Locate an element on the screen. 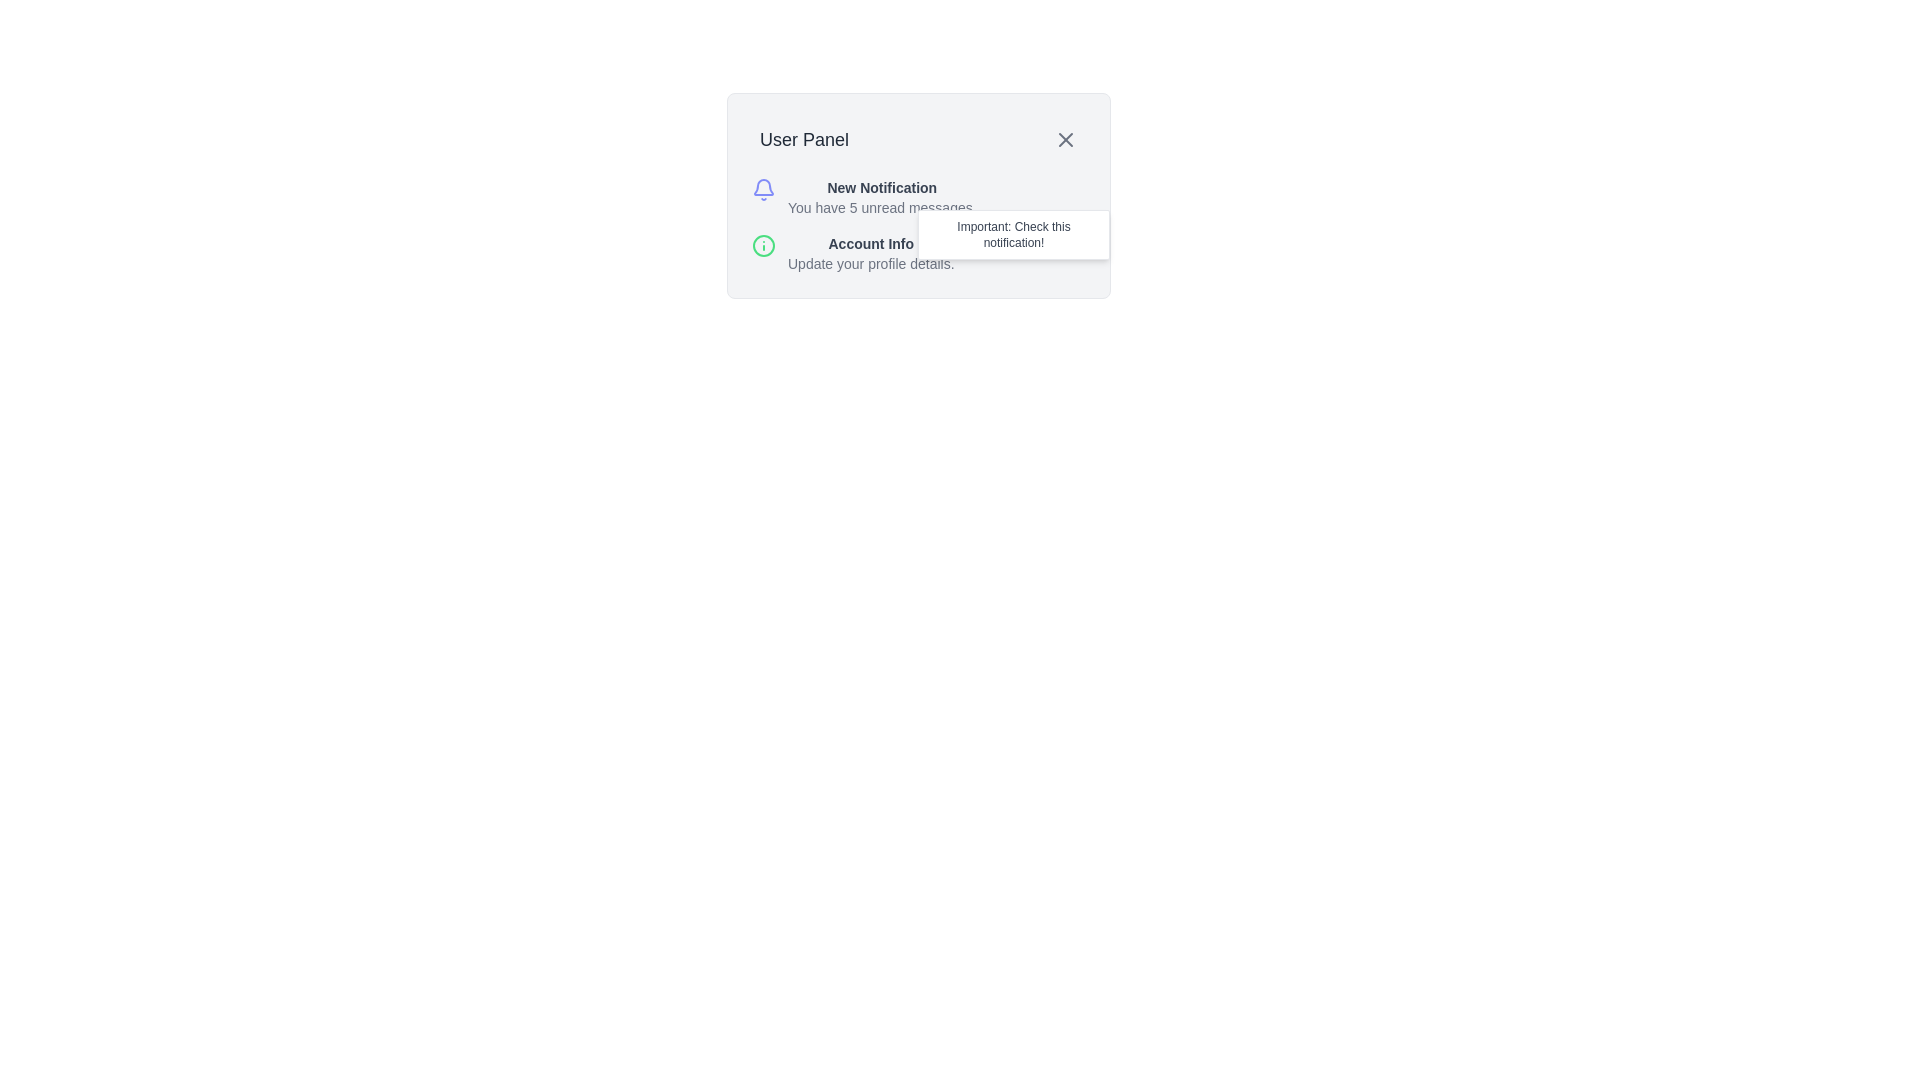 This screenshot has height=1080, width=1920. the icon located to the left of the 'Account Info' text in the 'User Panel' section is located at coordinates (762, 245).